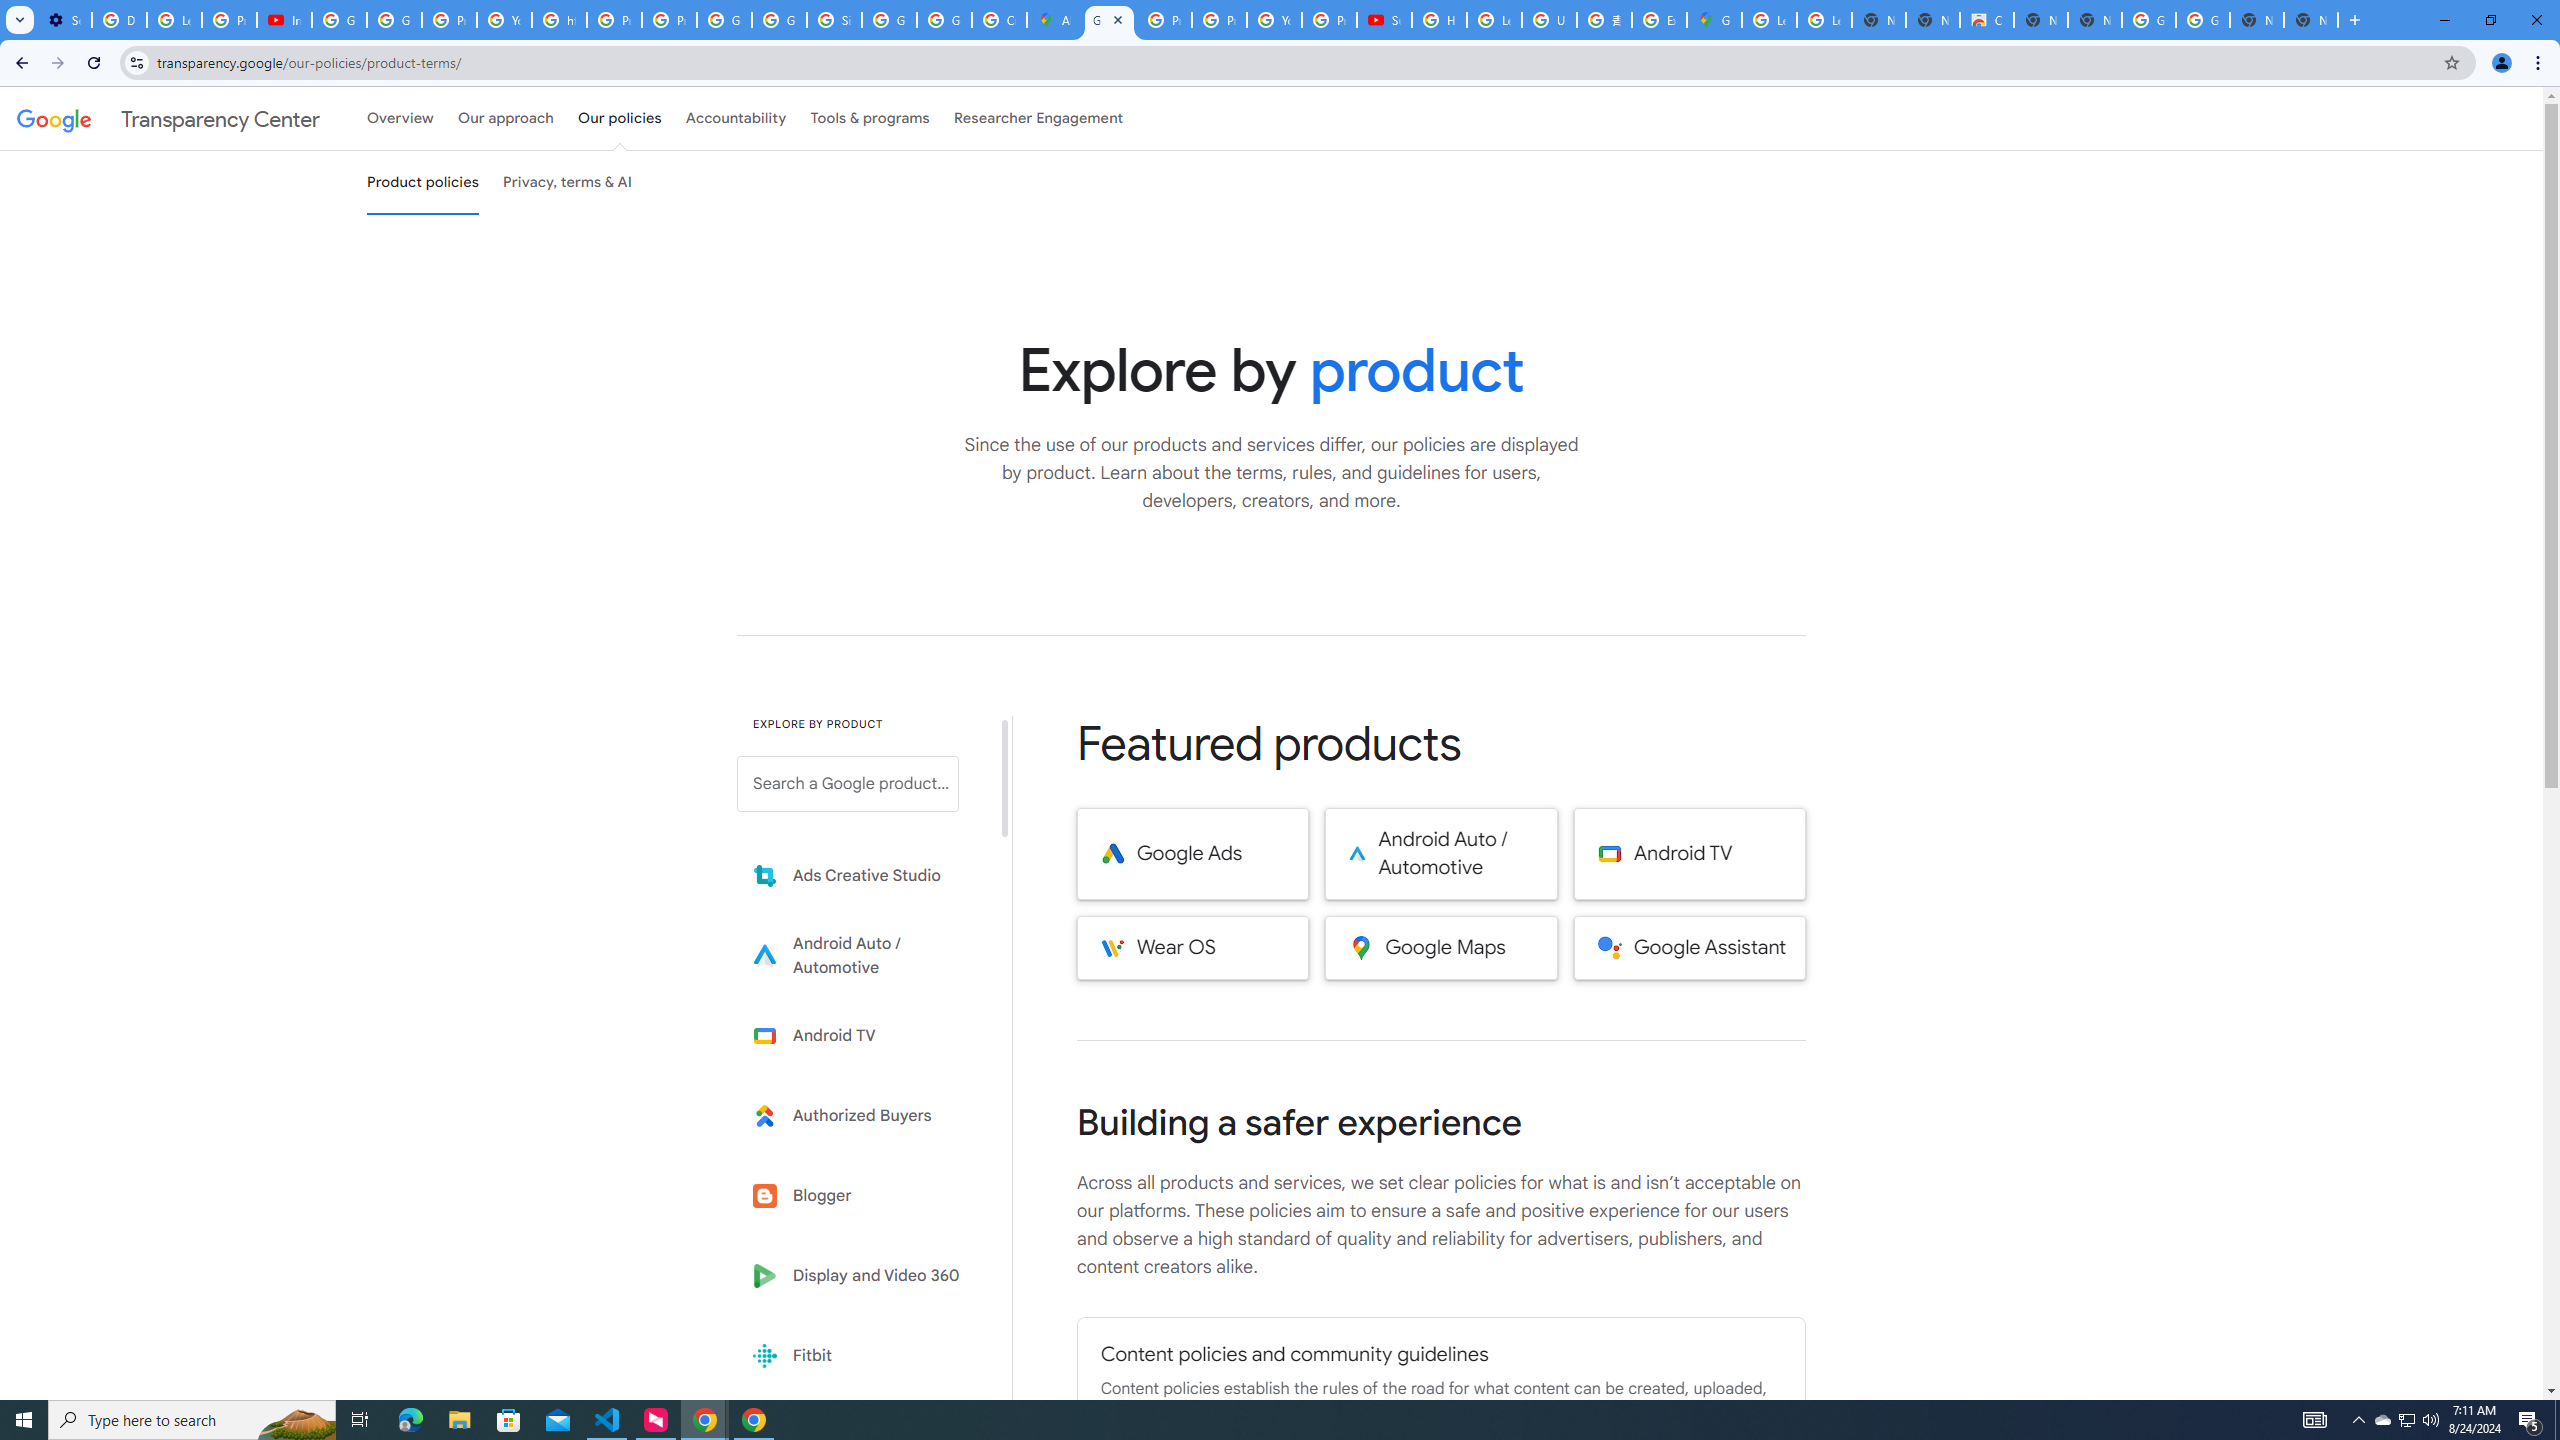  What do you see at coordinates (1985, 19) in the screenshot?
I see `'Chrome Web Store'` at bounding box center [1985, 19].